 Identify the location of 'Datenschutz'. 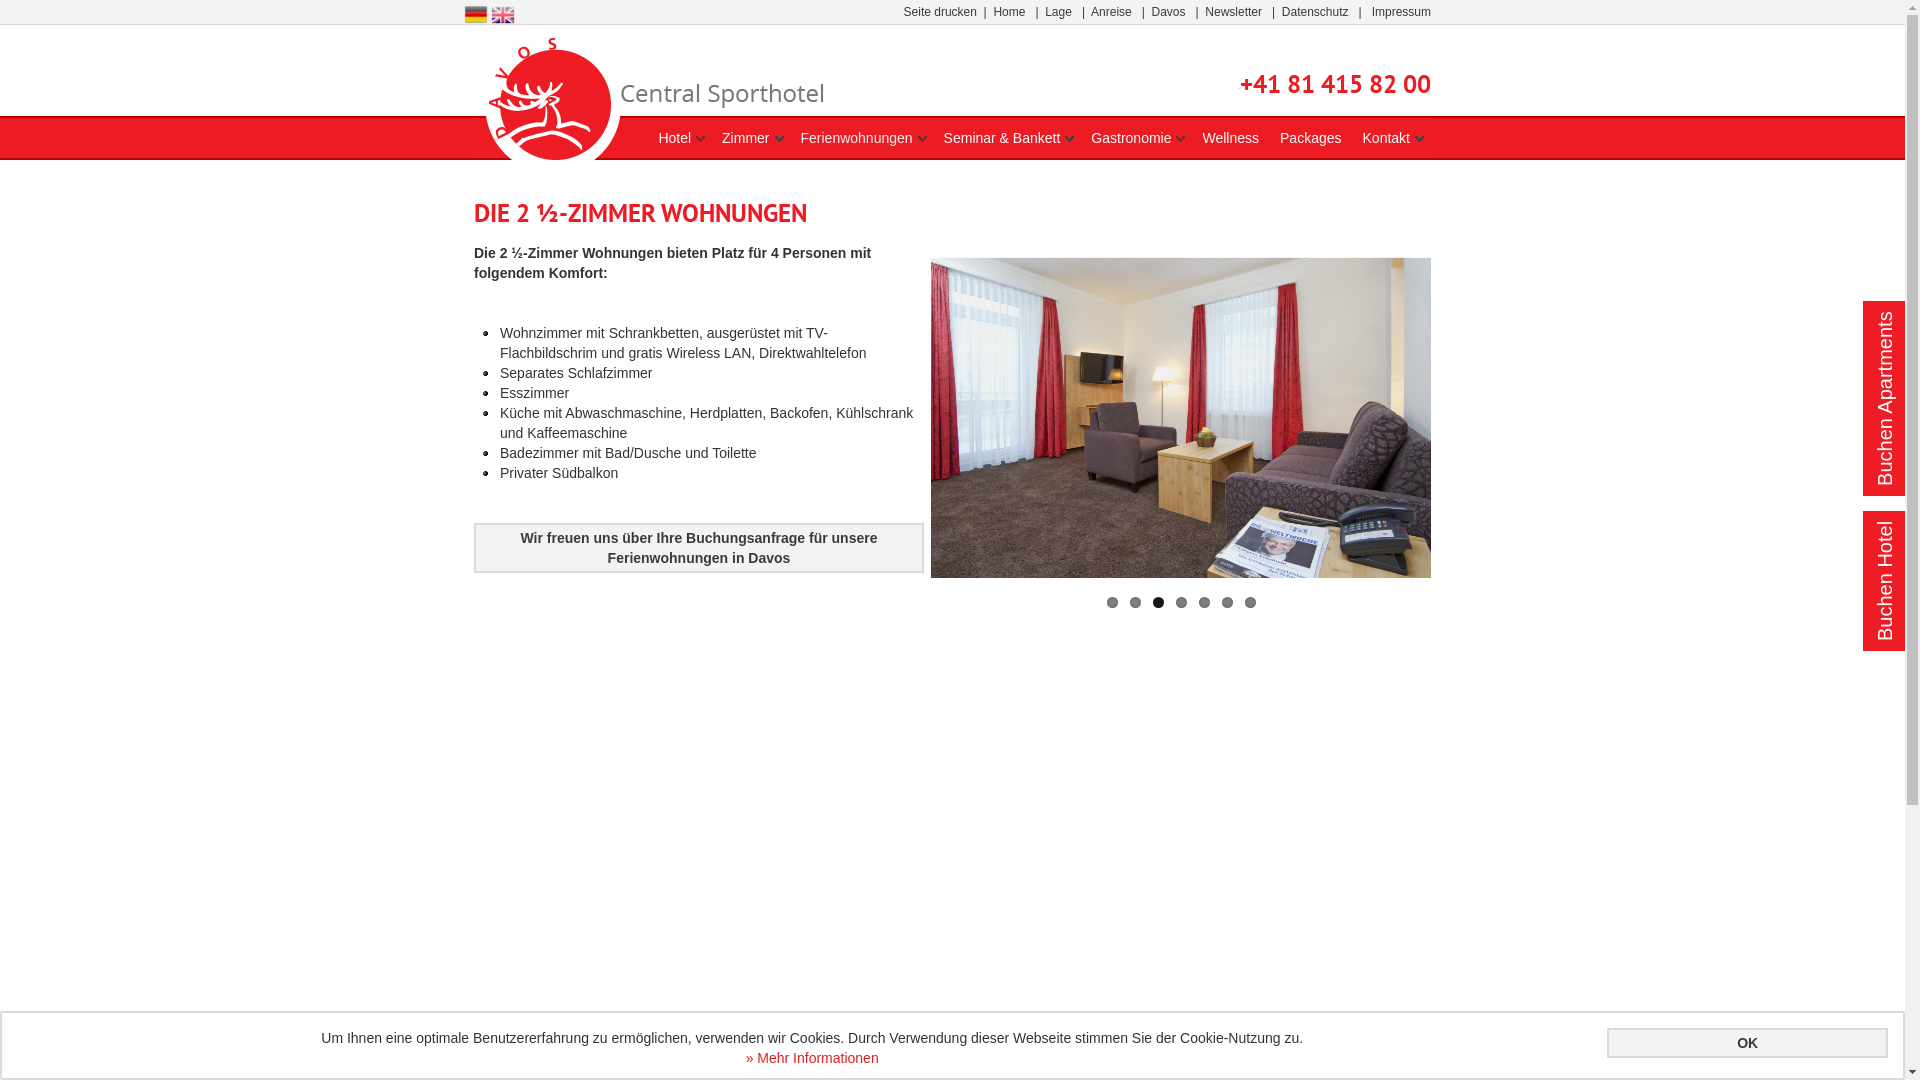
(1315, 11).